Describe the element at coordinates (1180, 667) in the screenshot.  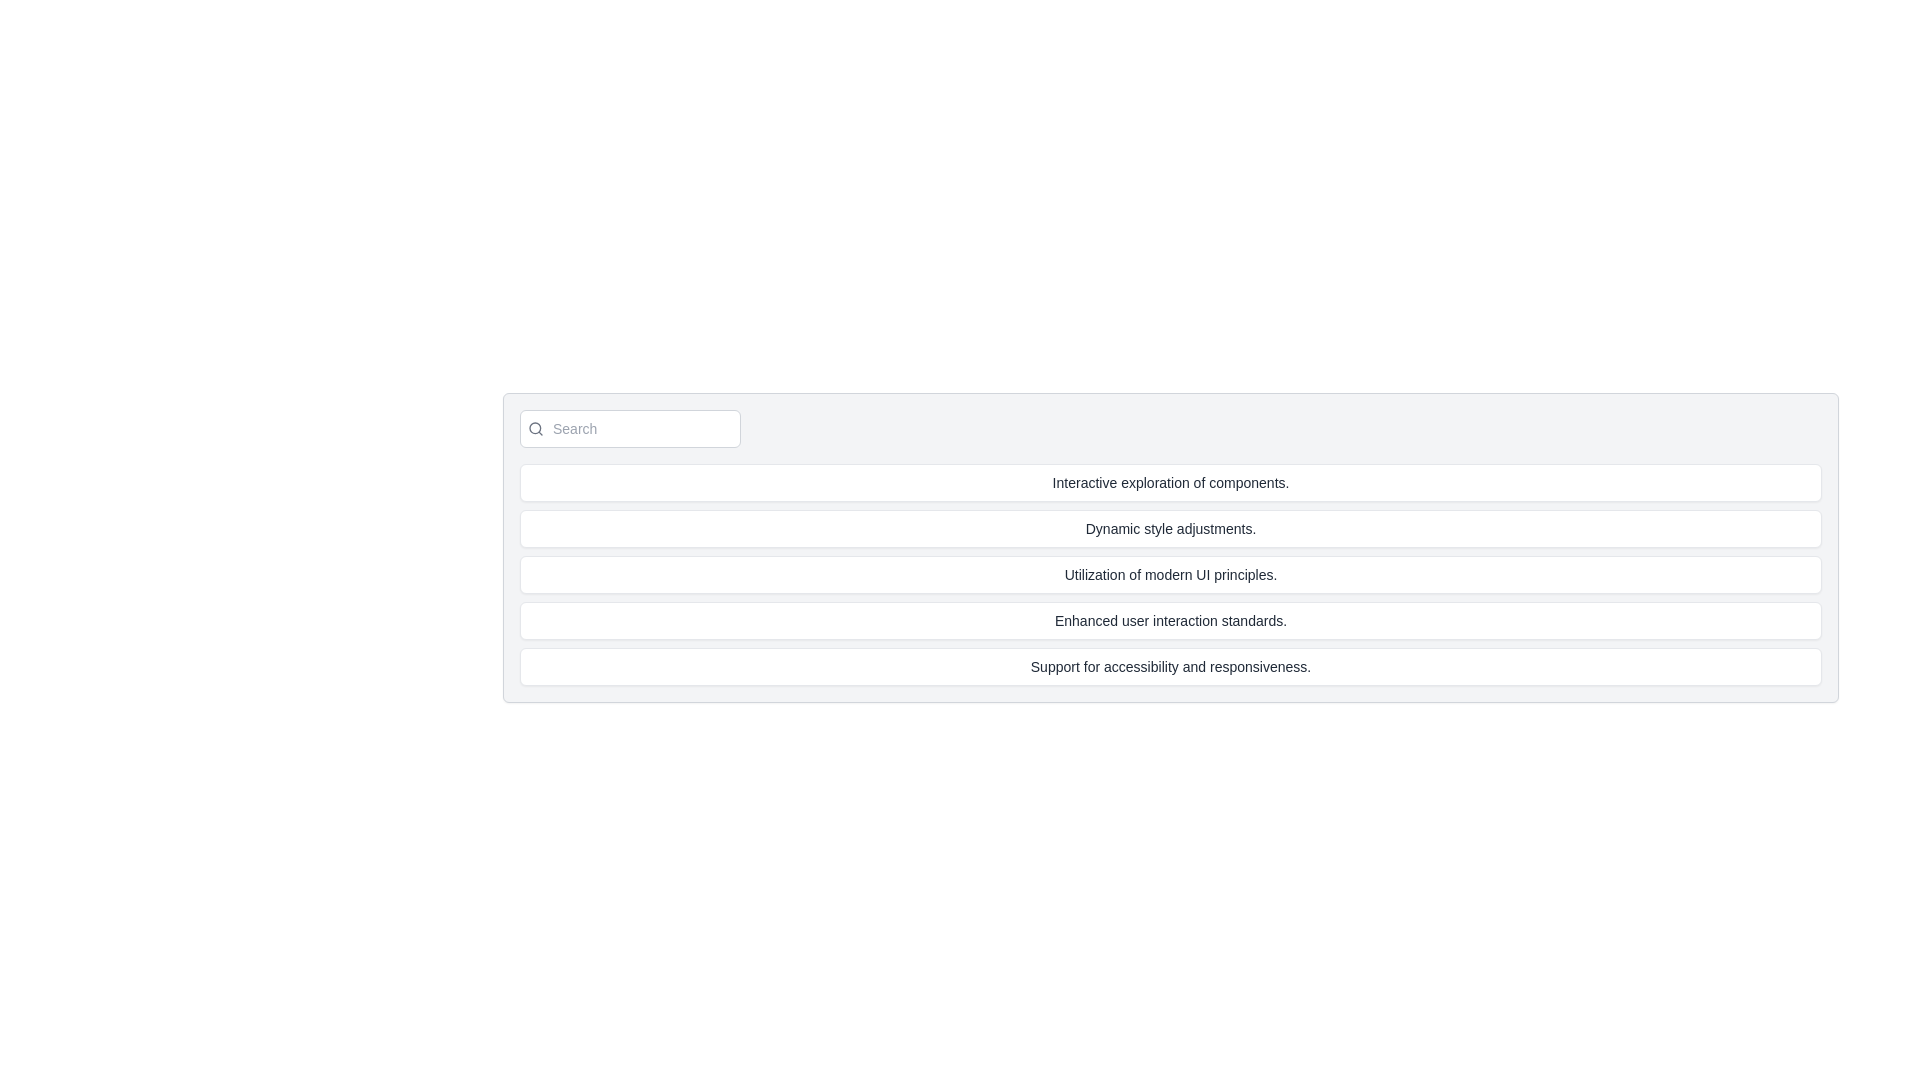
I see `the character or symbol embedded in the text, which is located at the end of the word 'accessibility' in the phrase 'Support for accessibility and responsiveness.'` at that location.